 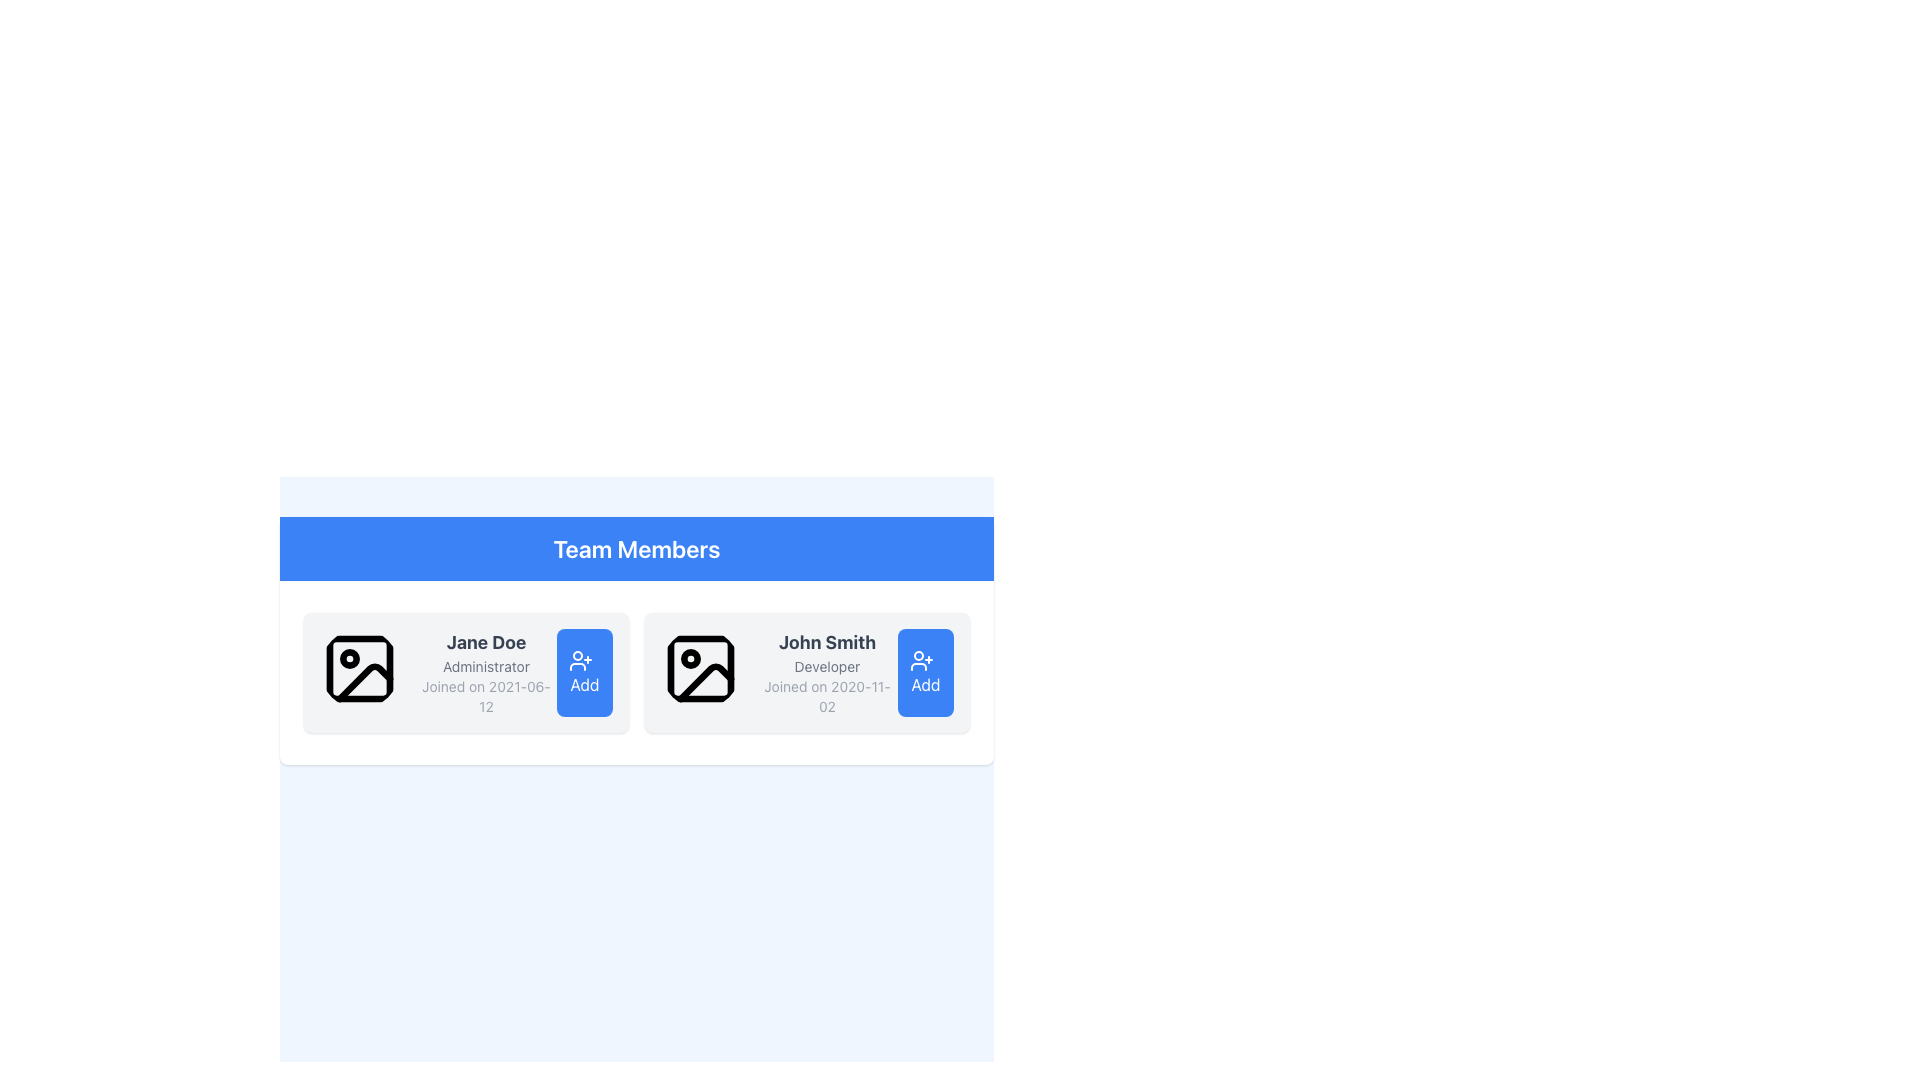 I want to click on the image placeholder icon for the profile picture of user 'Jane Doe', located within the card to the left of the text block containing her name, role, and date joined, so click(x=360, y=668).